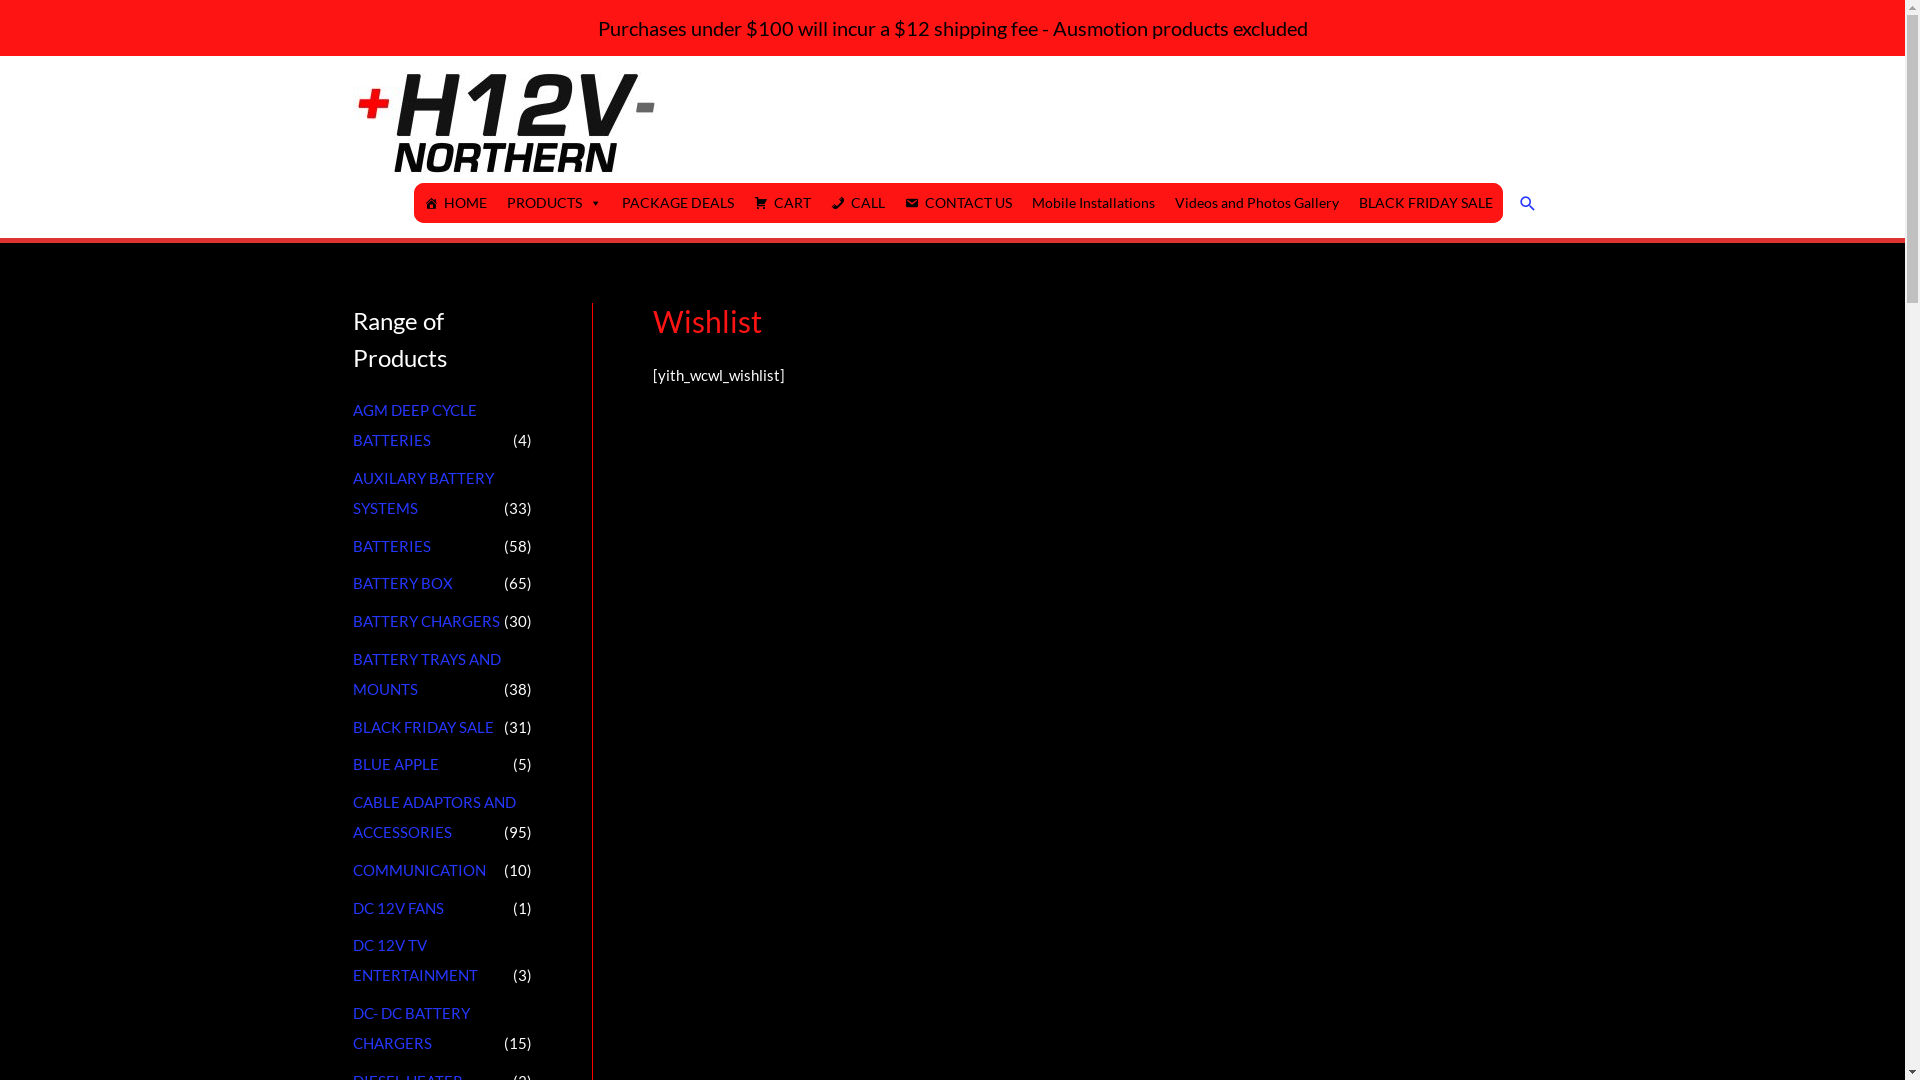 The width and height of the screenshot is (1920, 1080). I want to click on 'Mobile Installations', so click(1092, 203).